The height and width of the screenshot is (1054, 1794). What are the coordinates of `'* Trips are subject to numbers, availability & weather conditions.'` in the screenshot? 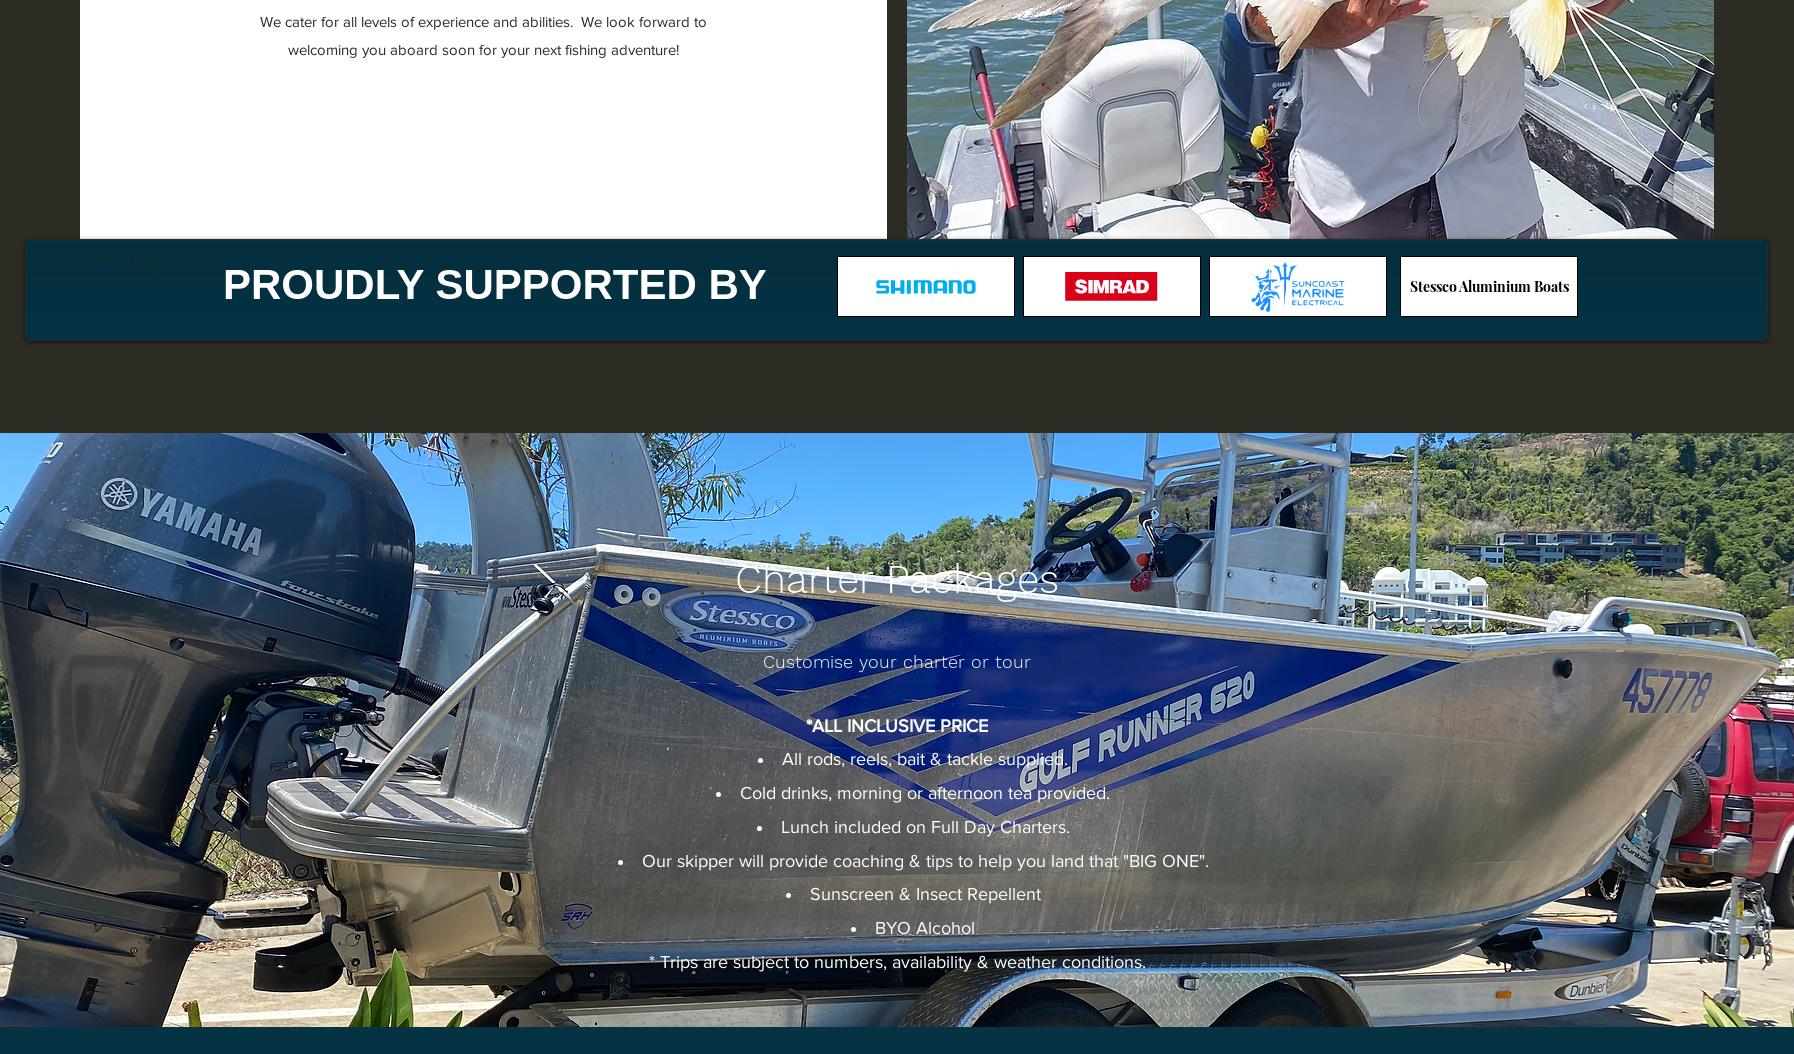 It's located at (647, 961).